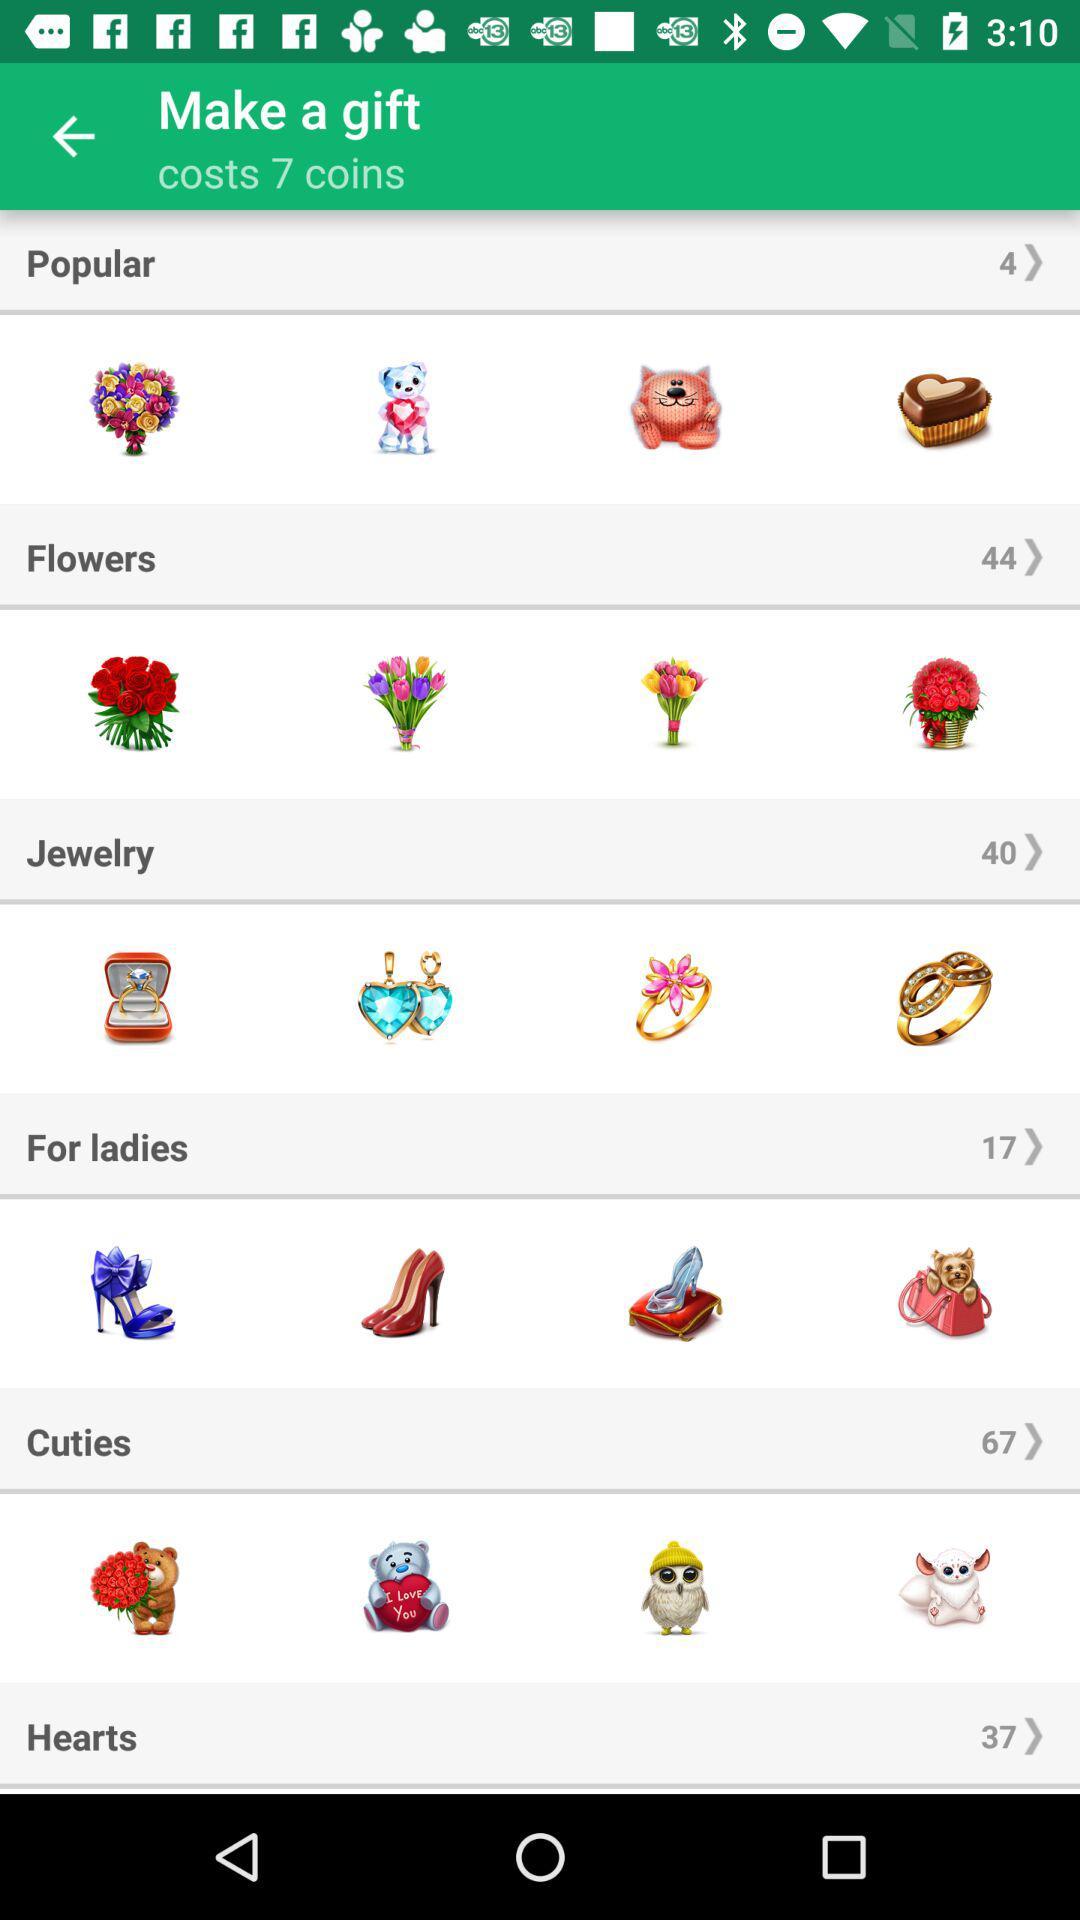 Image resolution: width=1080 pixels, height=1920 pixels. I want to click on the for ladies, so click(107, 1146).